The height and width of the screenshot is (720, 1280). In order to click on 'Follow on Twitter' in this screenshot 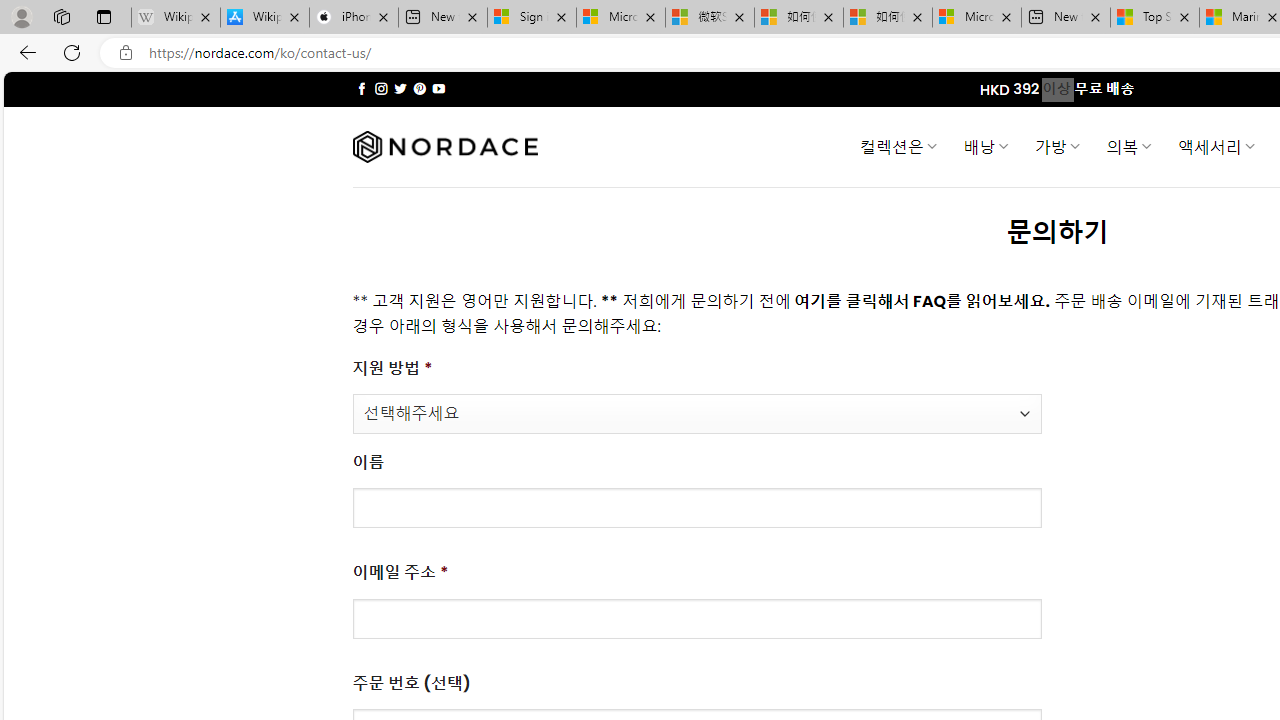, I will do `click(400, 88)`.